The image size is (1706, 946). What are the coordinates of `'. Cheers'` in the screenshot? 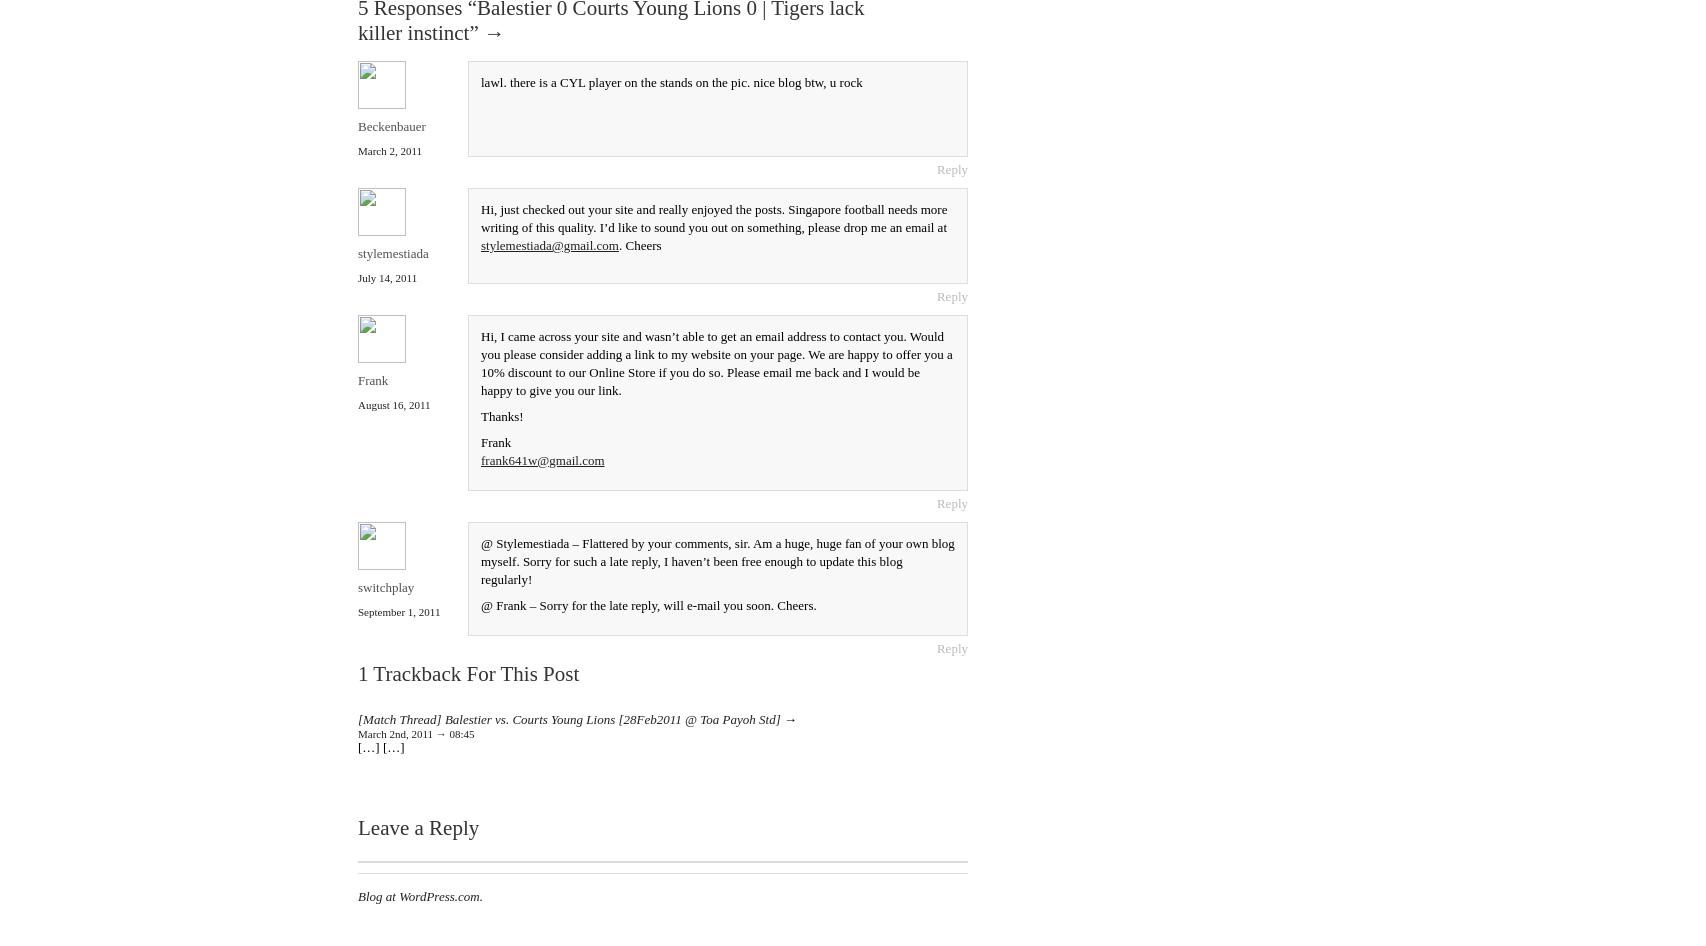 It's located at (638, 243).